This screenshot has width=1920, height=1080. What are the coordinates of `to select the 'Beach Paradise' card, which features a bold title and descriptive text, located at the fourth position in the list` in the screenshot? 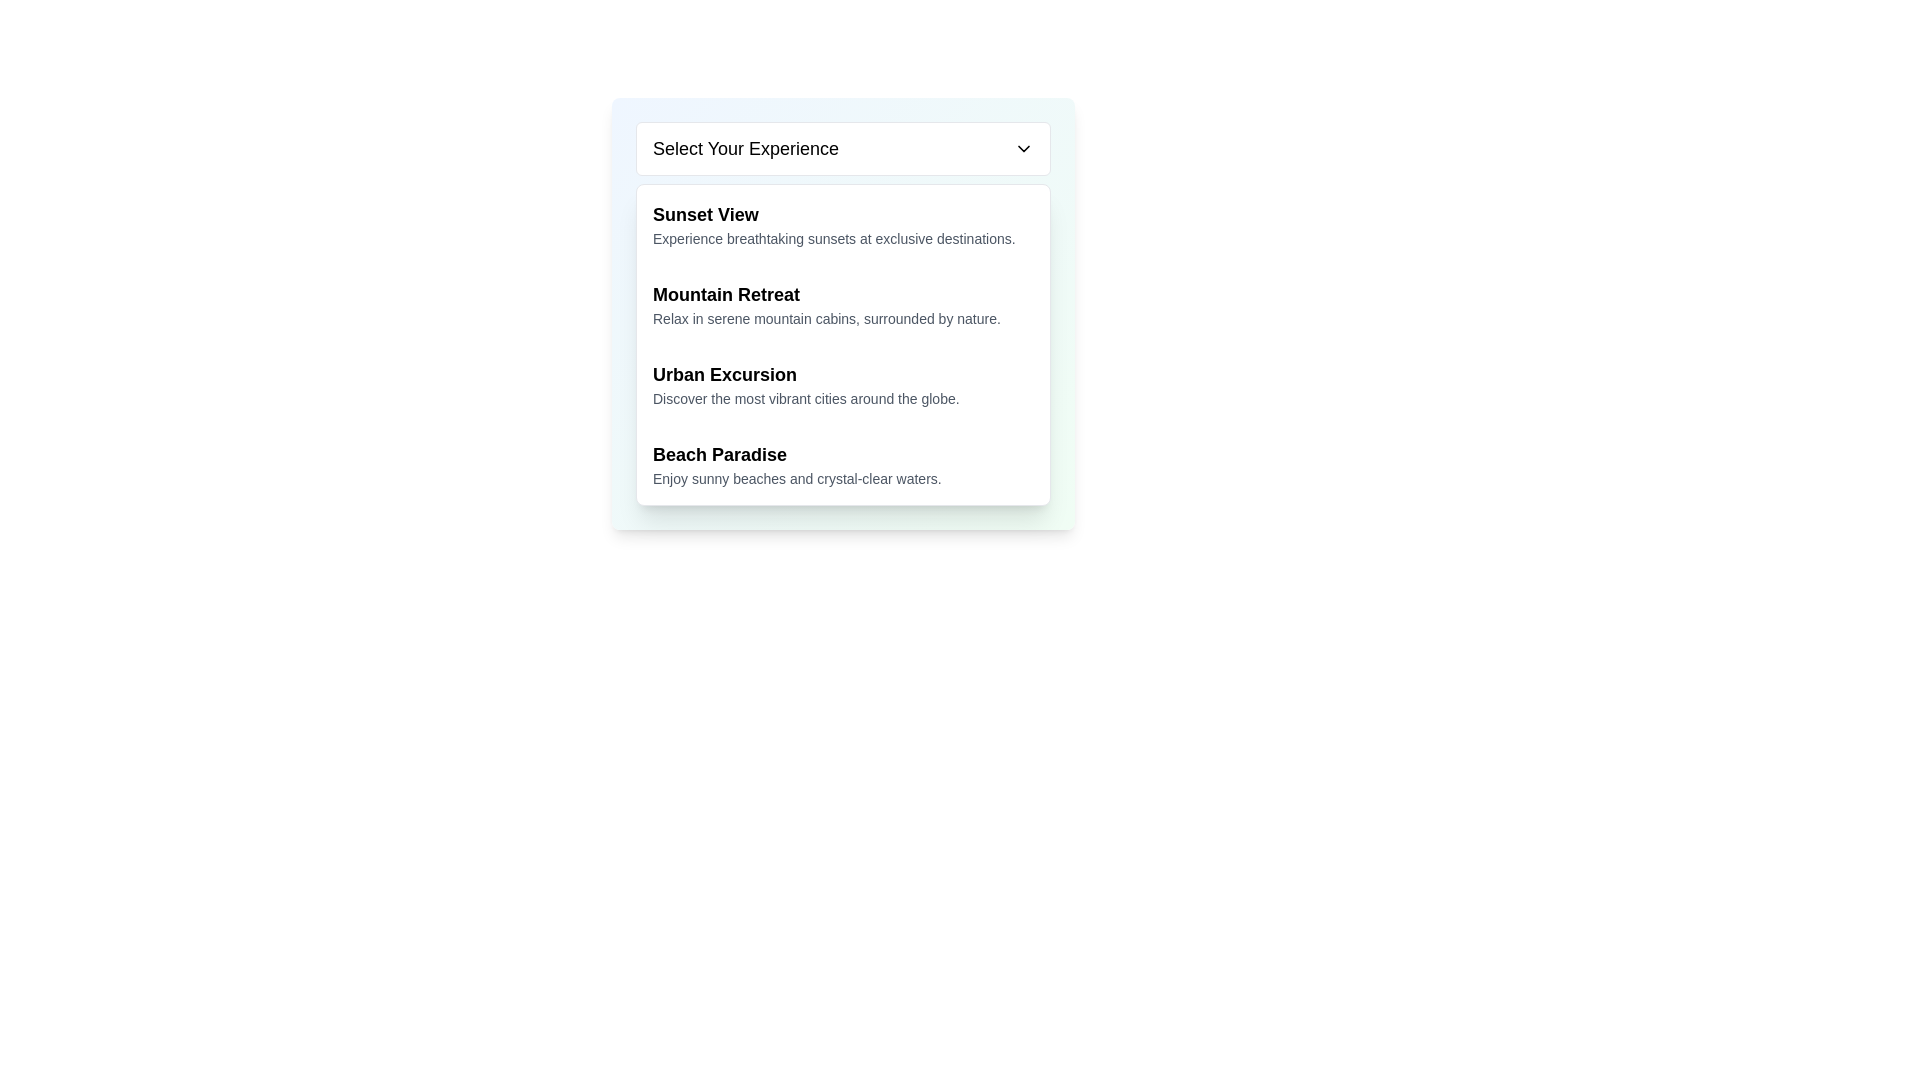 It's located at (843, 465).